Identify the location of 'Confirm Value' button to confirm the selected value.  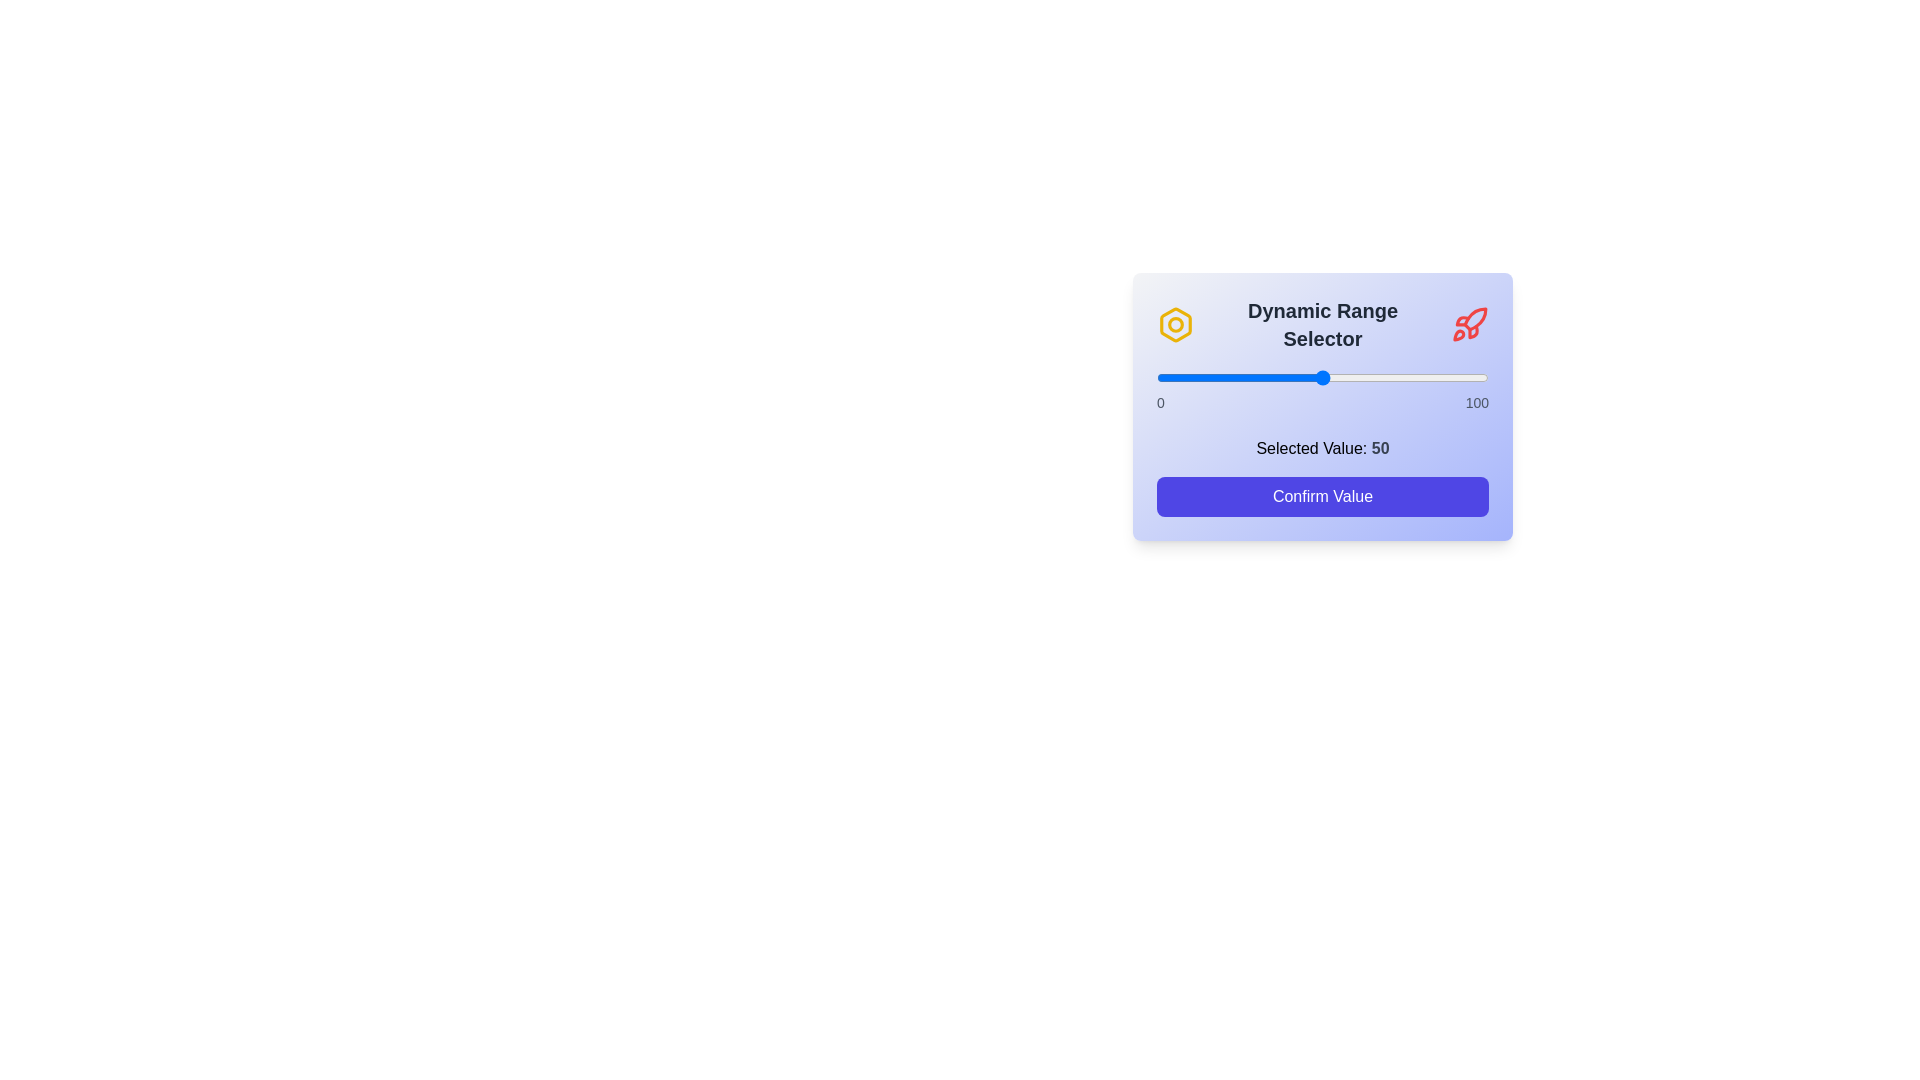
(1323, 496).